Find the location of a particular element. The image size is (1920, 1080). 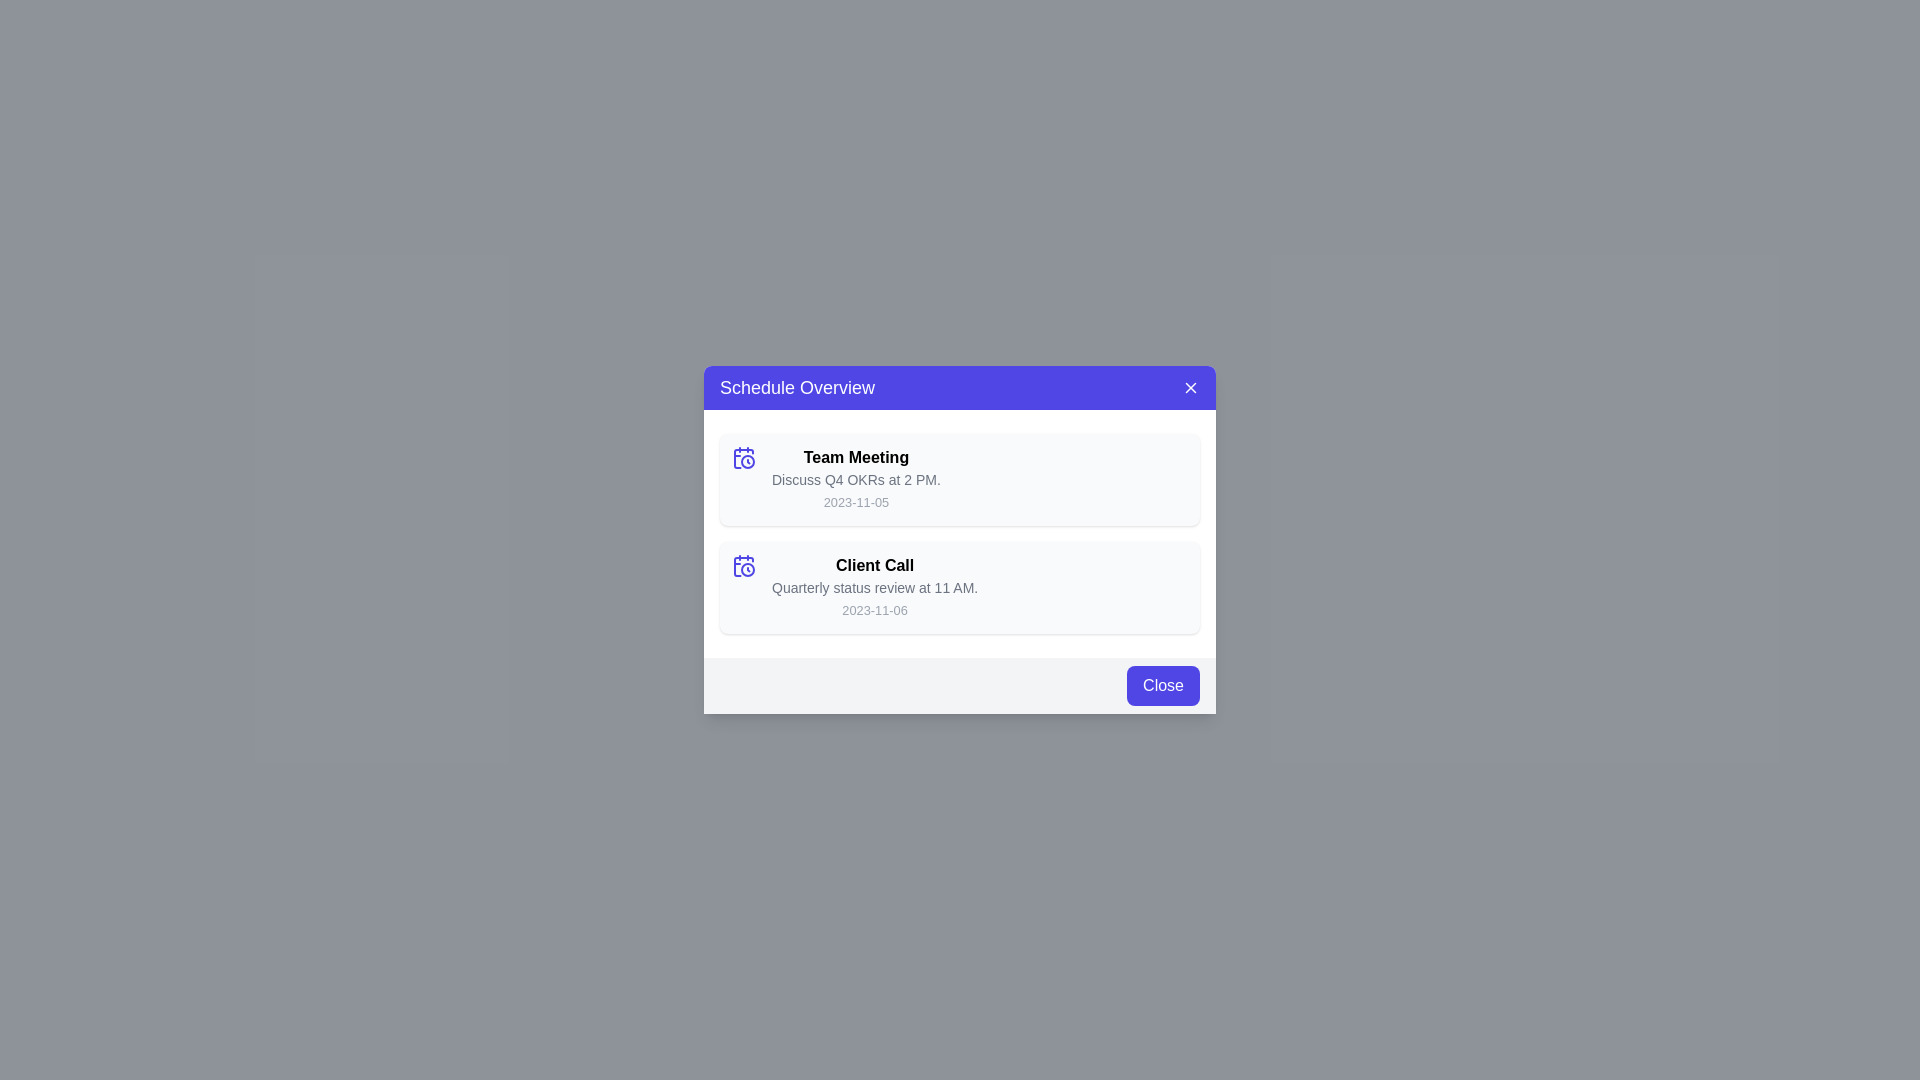

the event items in the 'Schedule Overview' modal dialog box is located at coordinates (960, 540).